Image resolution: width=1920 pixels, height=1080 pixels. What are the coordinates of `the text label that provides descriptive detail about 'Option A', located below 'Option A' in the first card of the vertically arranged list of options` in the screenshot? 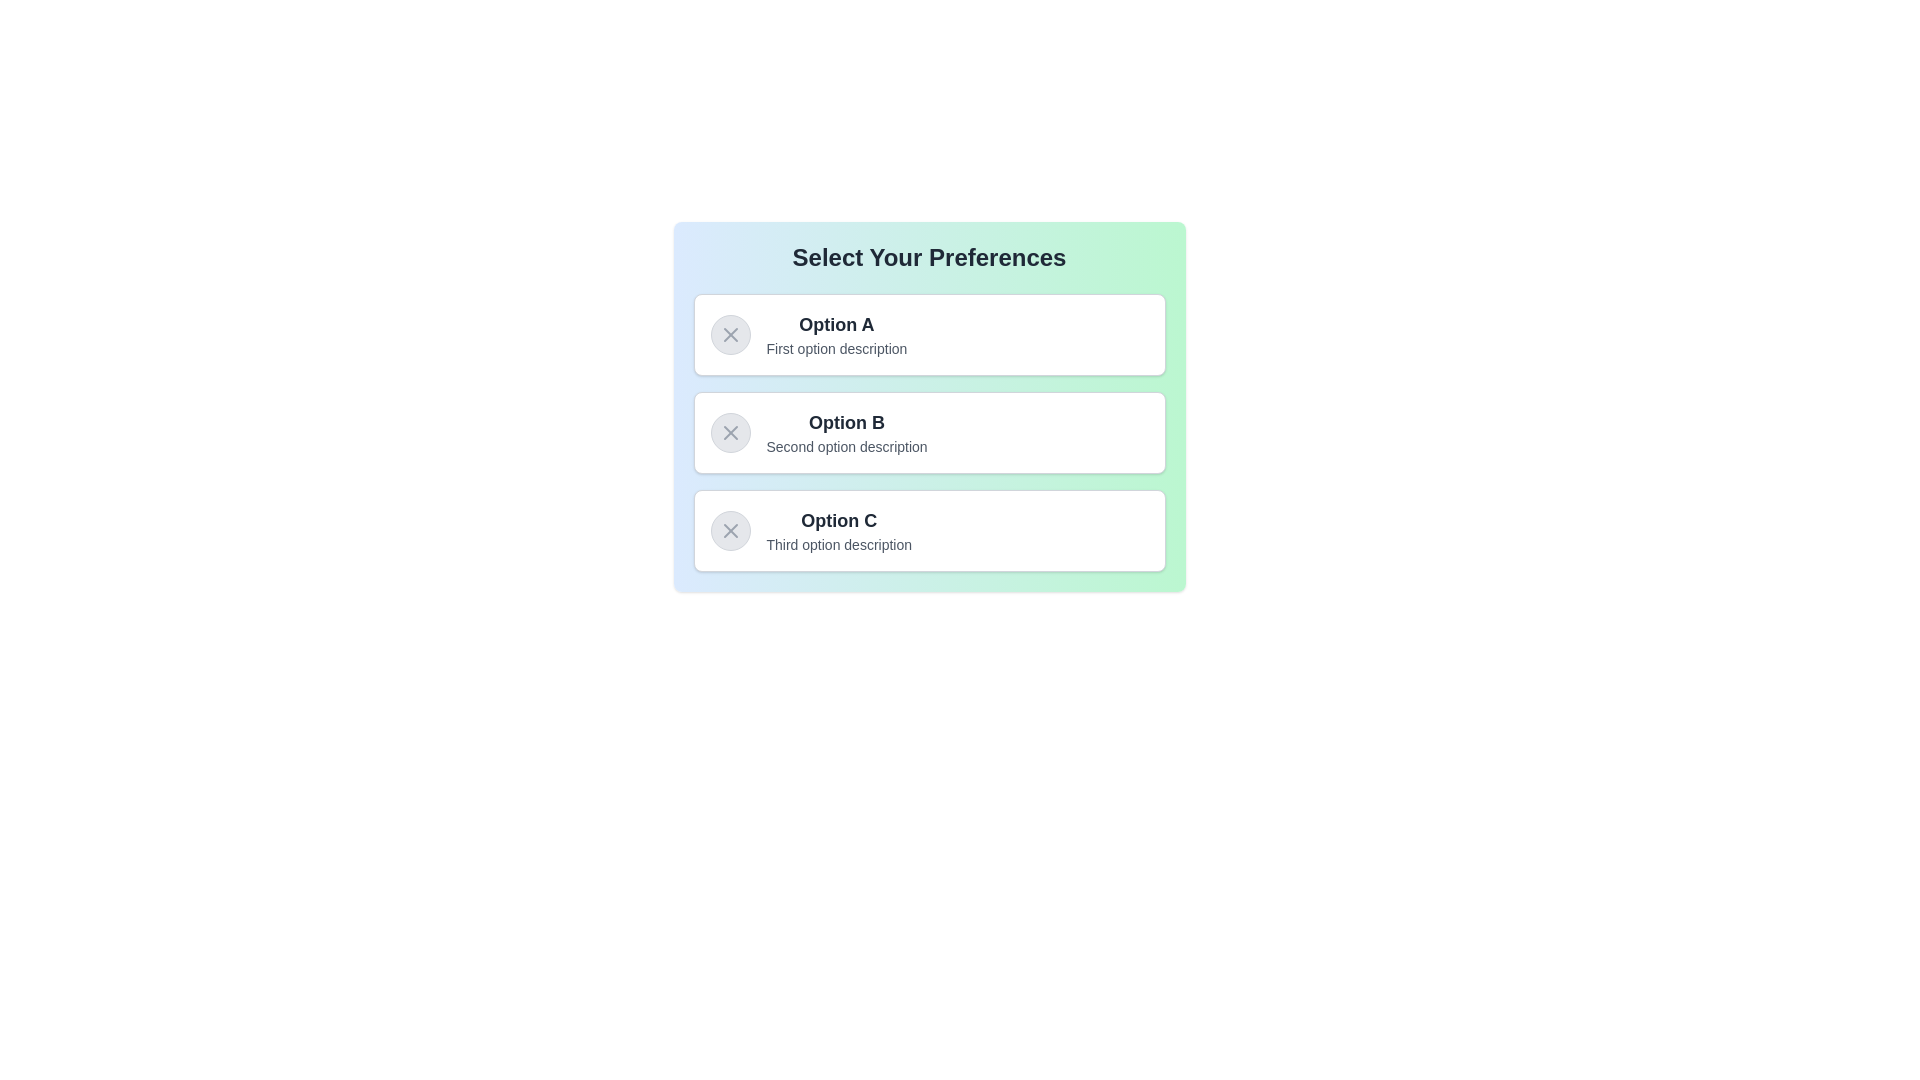 It's located at (836, 347).